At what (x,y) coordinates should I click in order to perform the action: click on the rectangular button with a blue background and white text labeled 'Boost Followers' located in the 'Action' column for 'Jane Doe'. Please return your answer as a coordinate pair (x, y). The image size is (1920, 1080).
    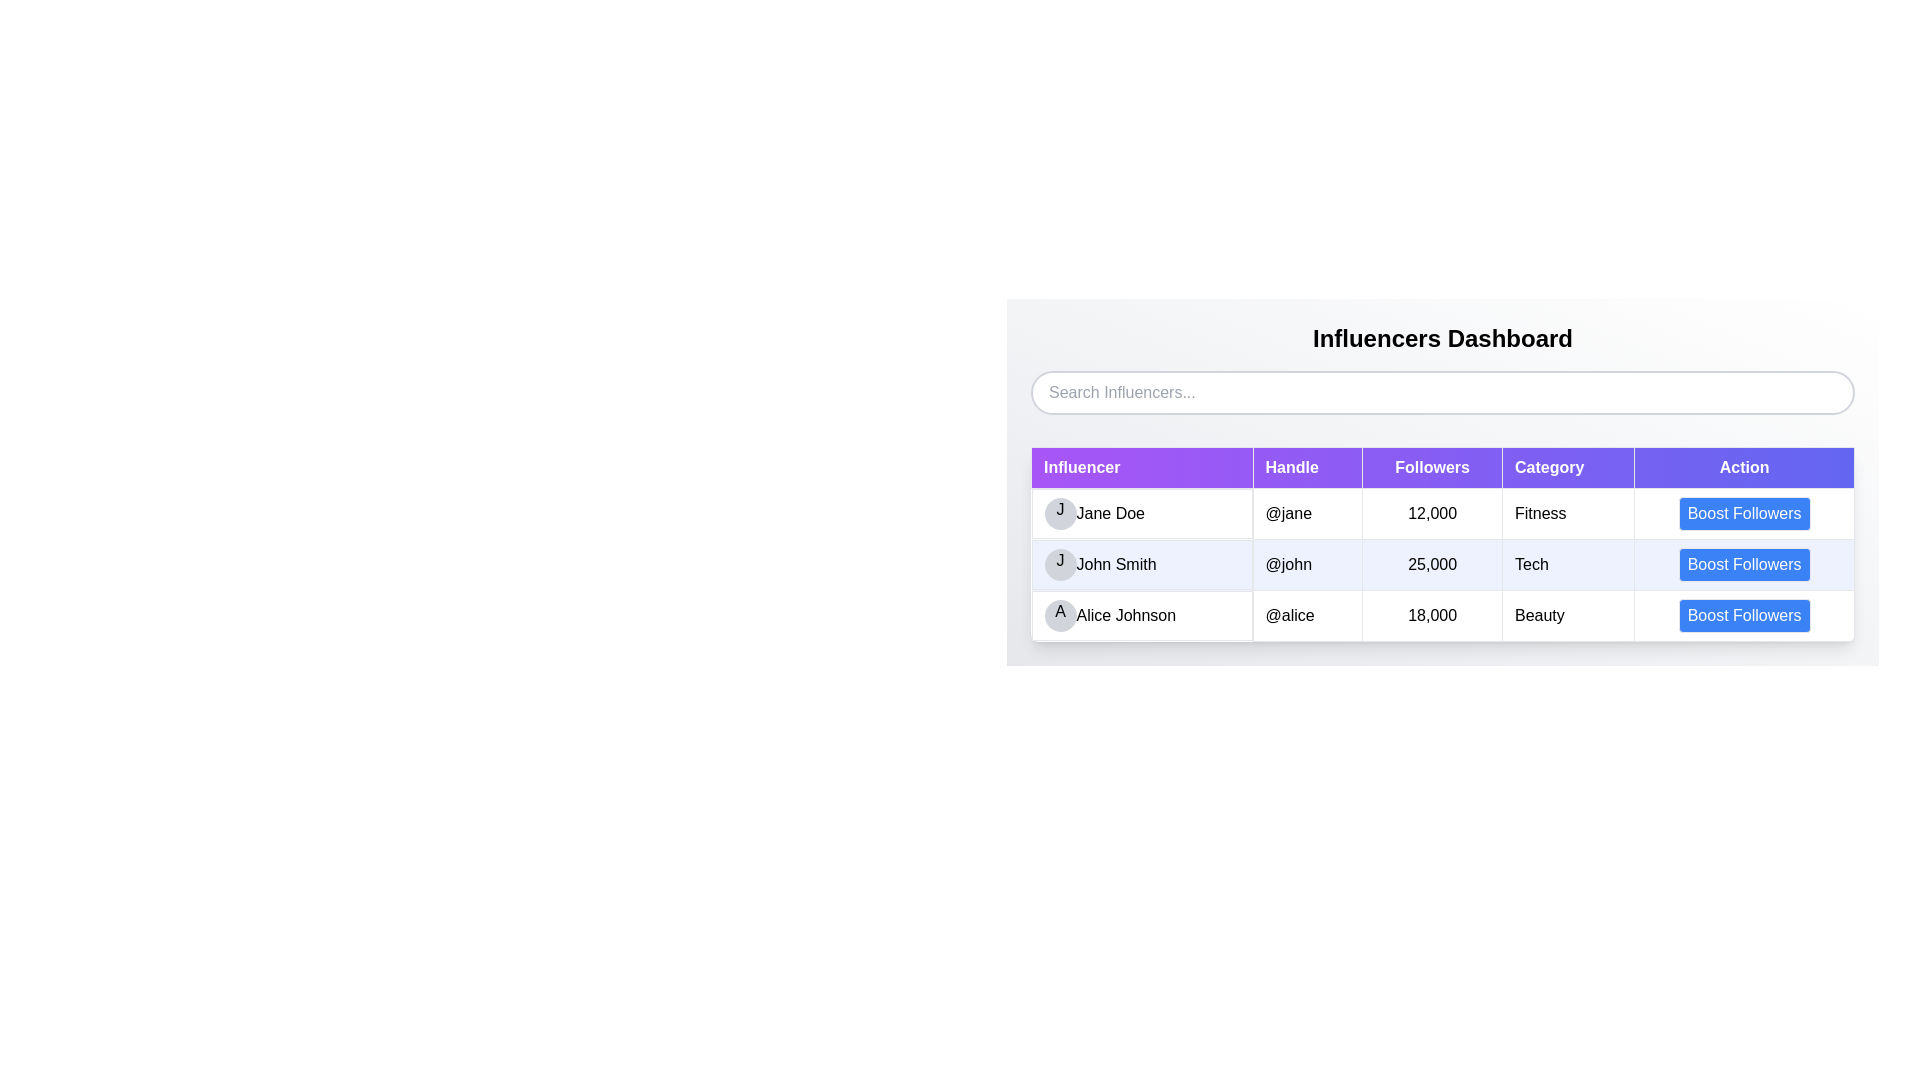
    Looking at the image, I should click on (1743, 512).